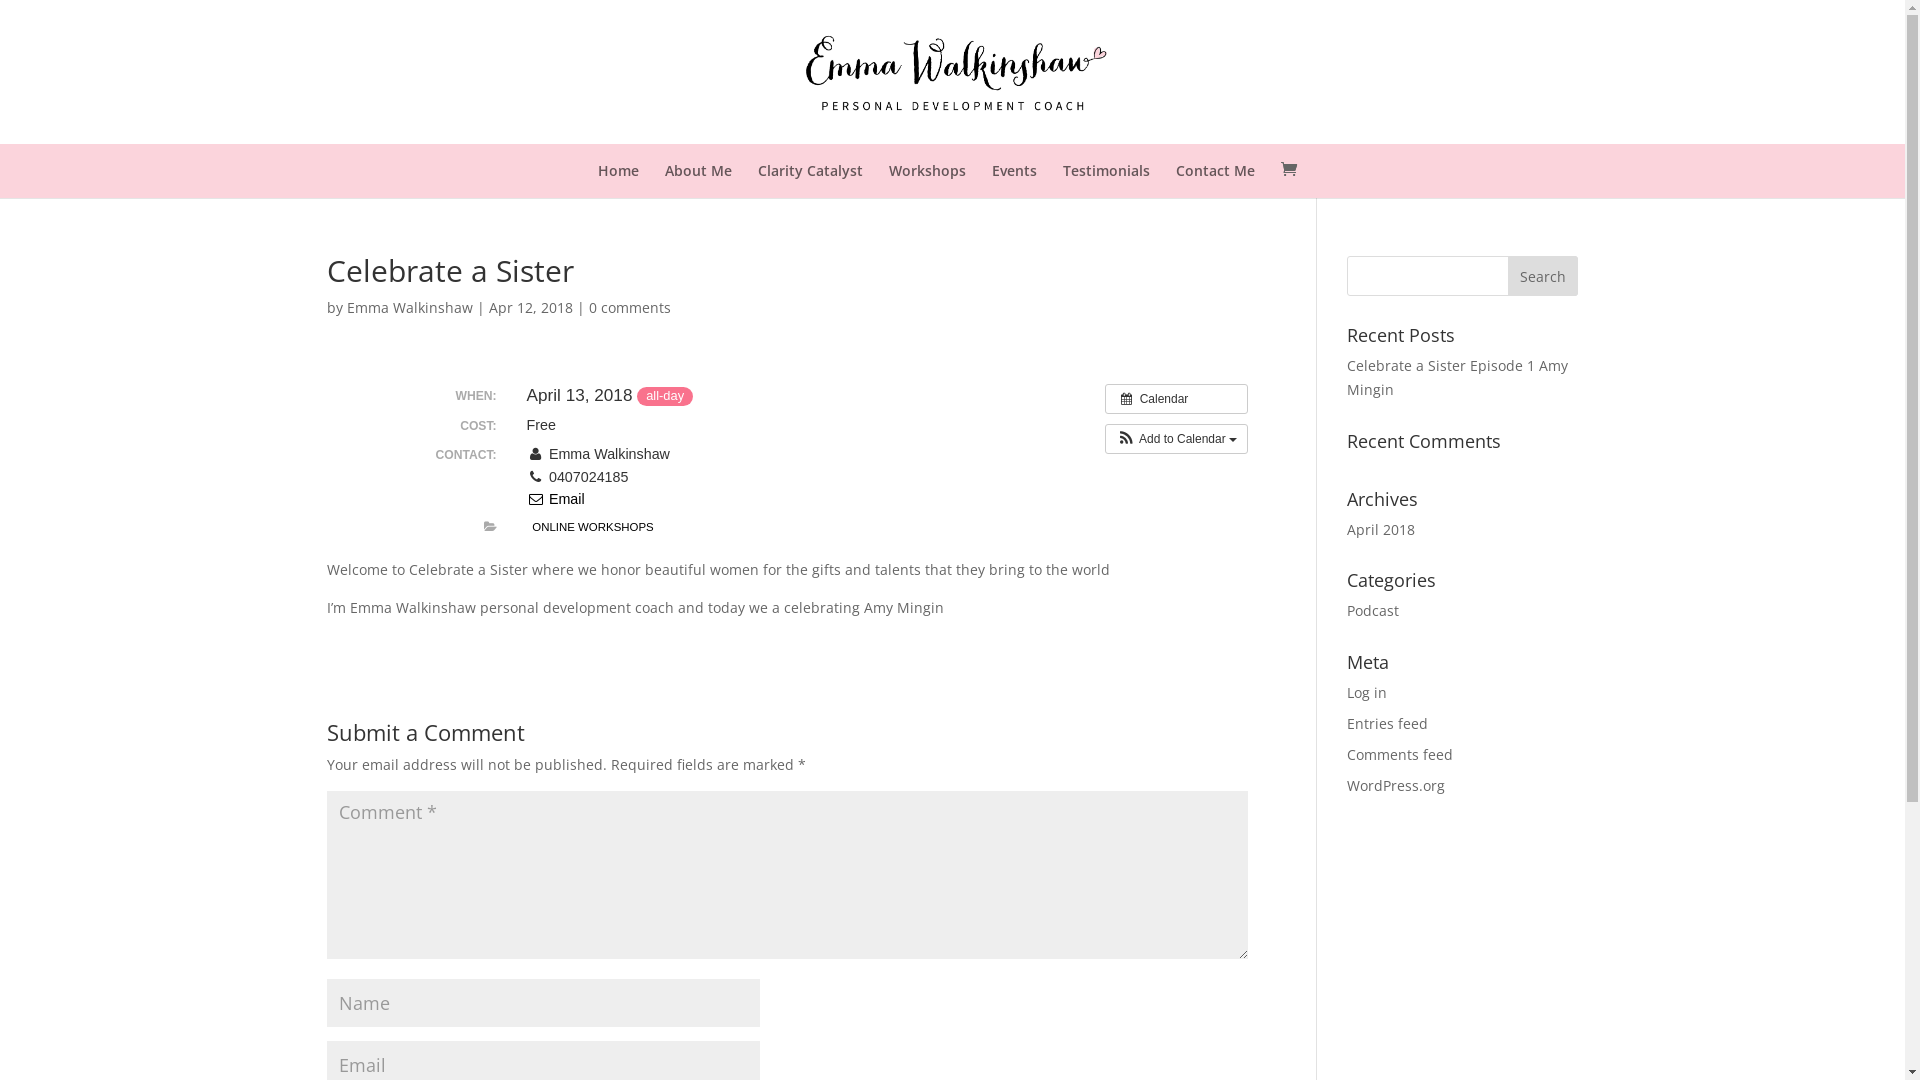 The width and height of the screenshot is (1920, 1080). I want to click on 'Testimonials', so click(1105, 169).